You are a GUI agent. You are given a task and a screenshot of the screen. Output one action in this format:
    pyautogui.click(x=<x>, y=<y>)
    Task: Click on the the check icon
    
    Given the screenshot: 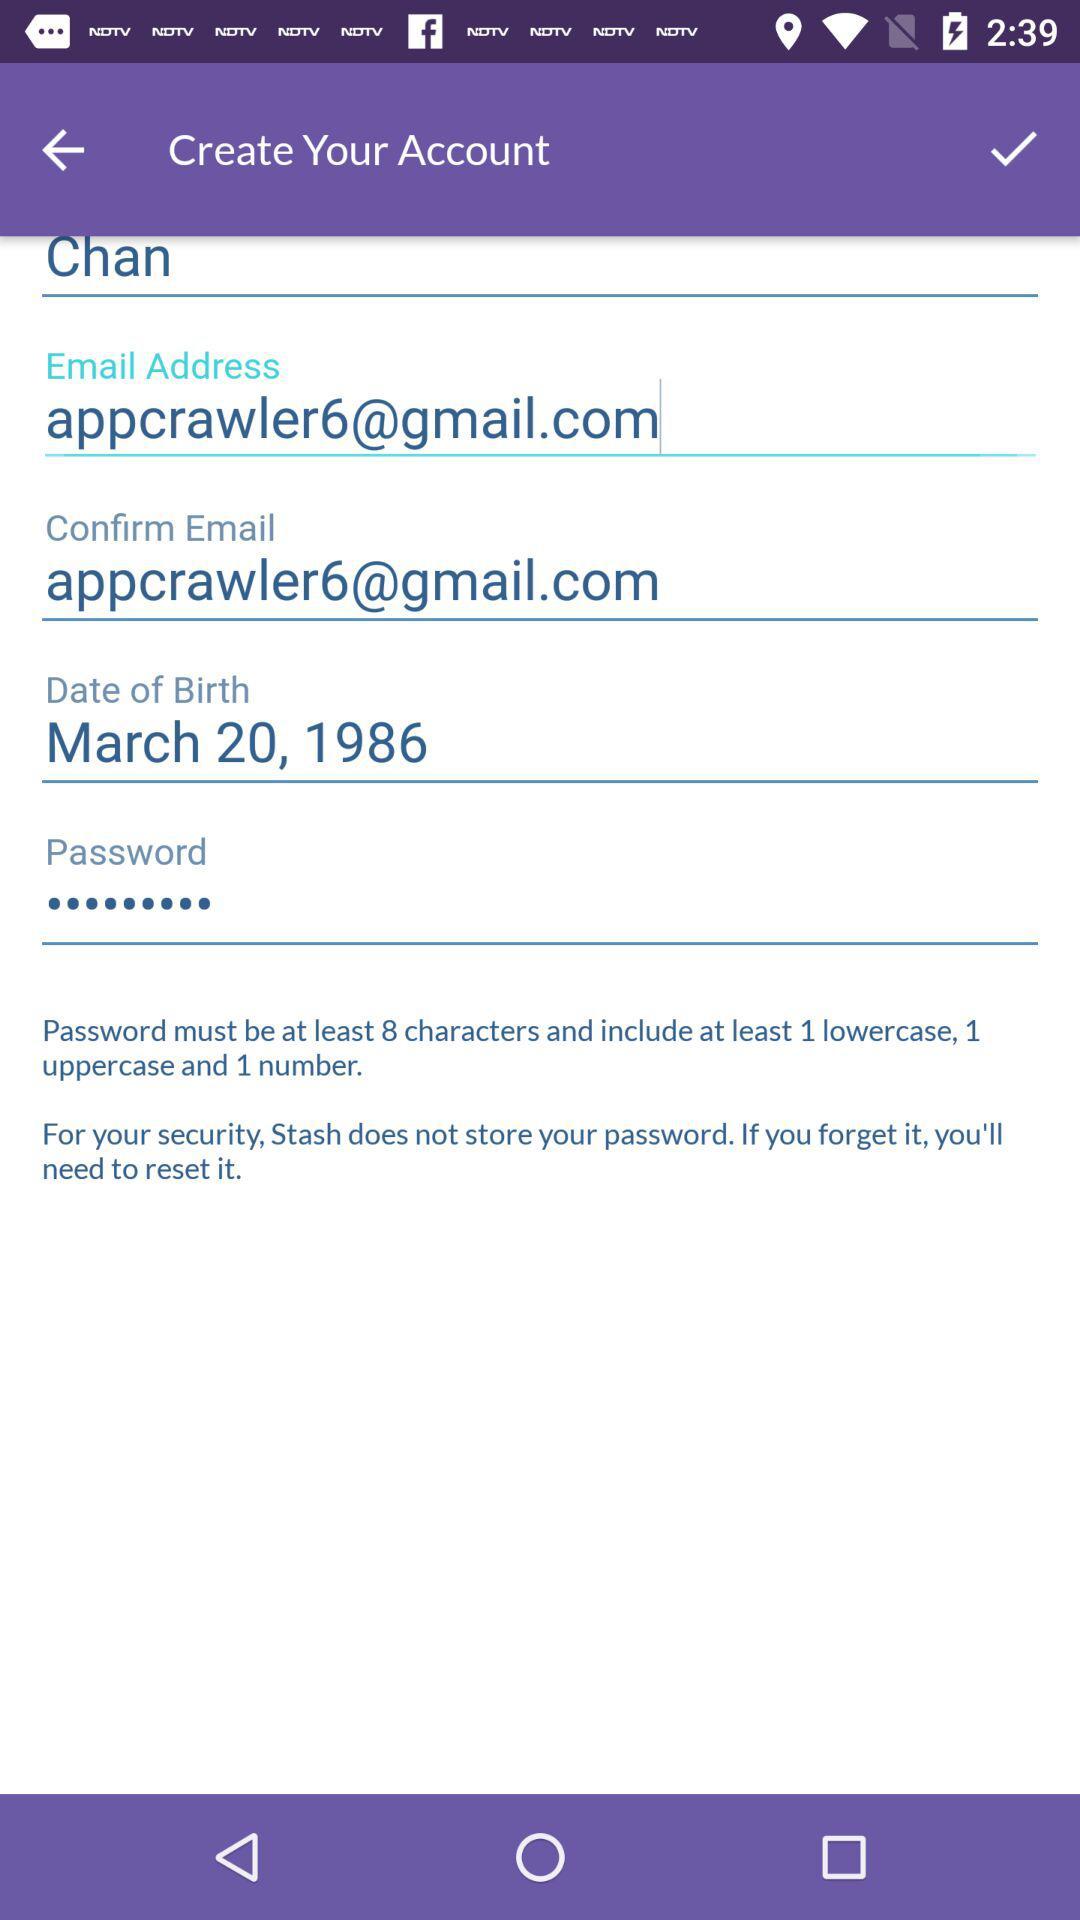 What is the action you would take?
    pyautogui.click(x=1014, y=148)
    